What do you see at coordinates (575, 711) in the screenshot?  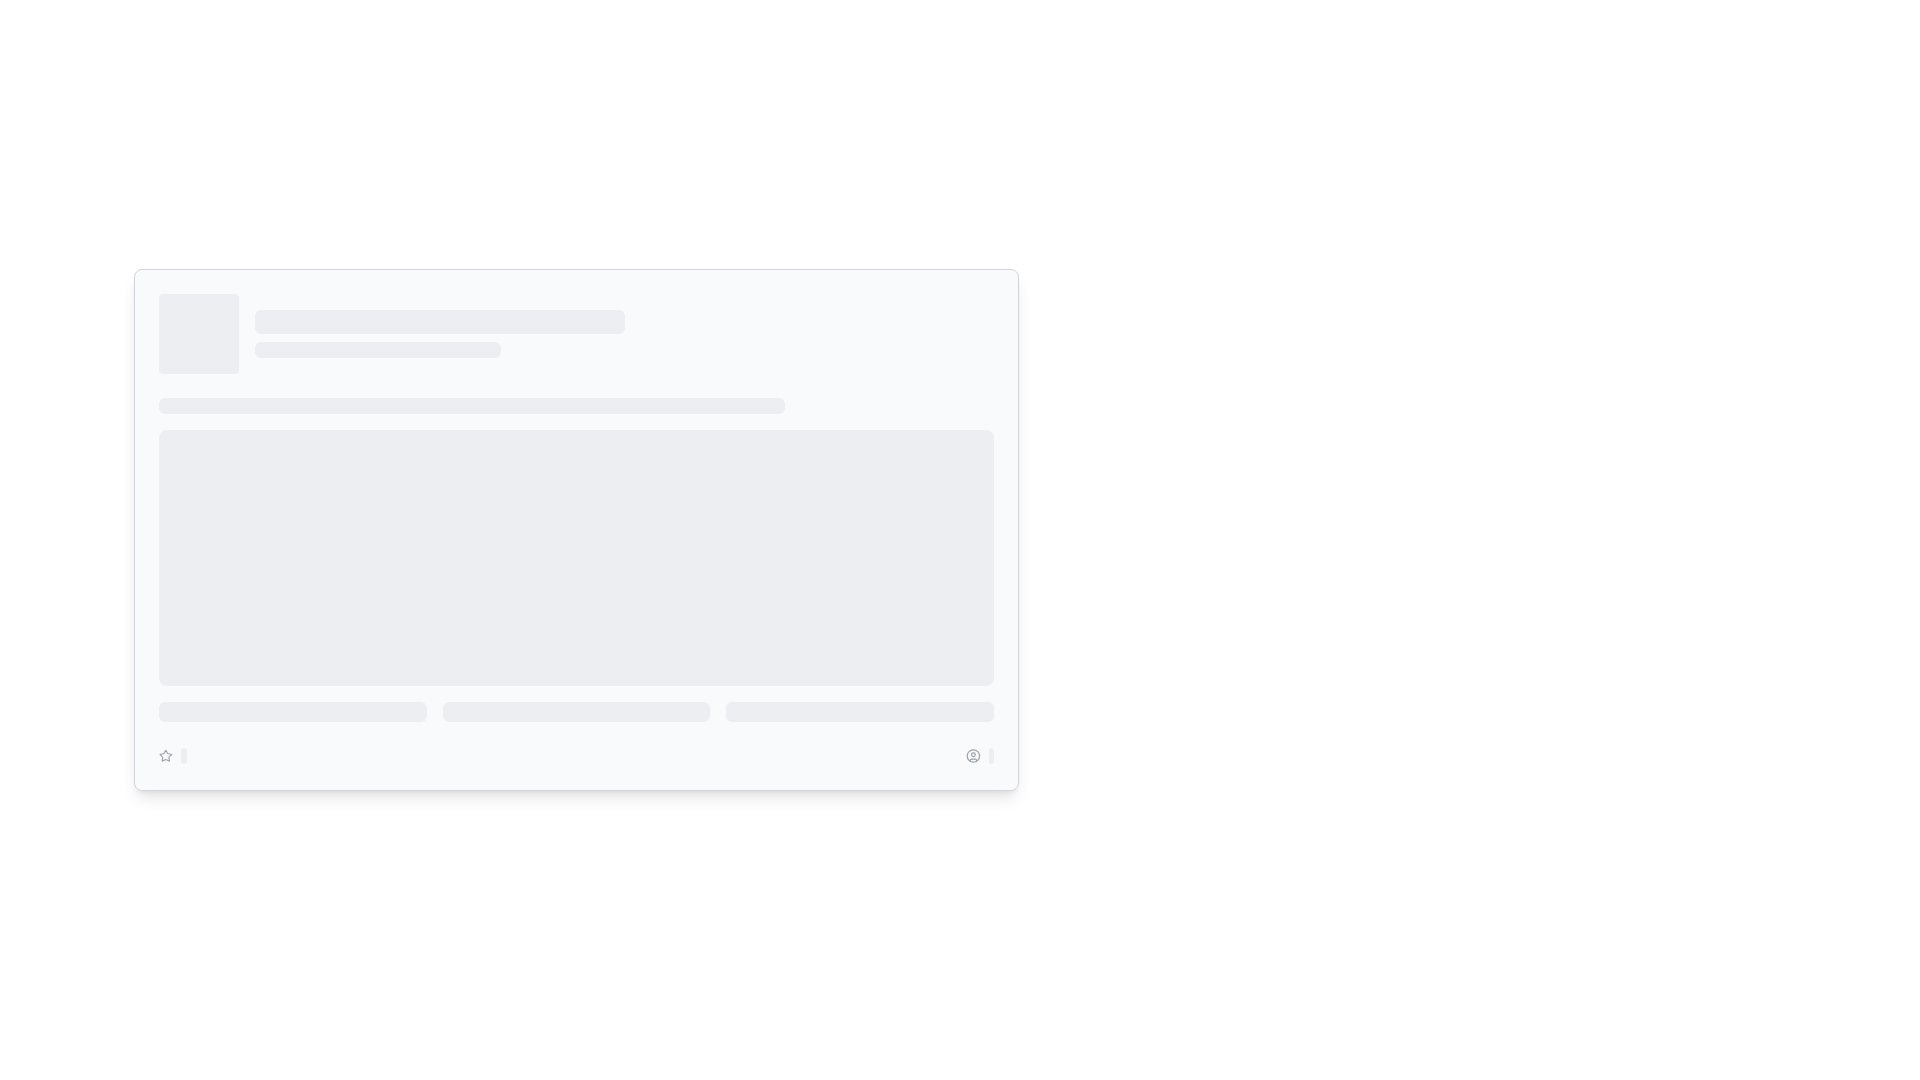 I see `the loading placeholder, which is the central element among three horizontally aligned similar elements positioned near the center and bottom of the interface` at bounding box center [575, 711].